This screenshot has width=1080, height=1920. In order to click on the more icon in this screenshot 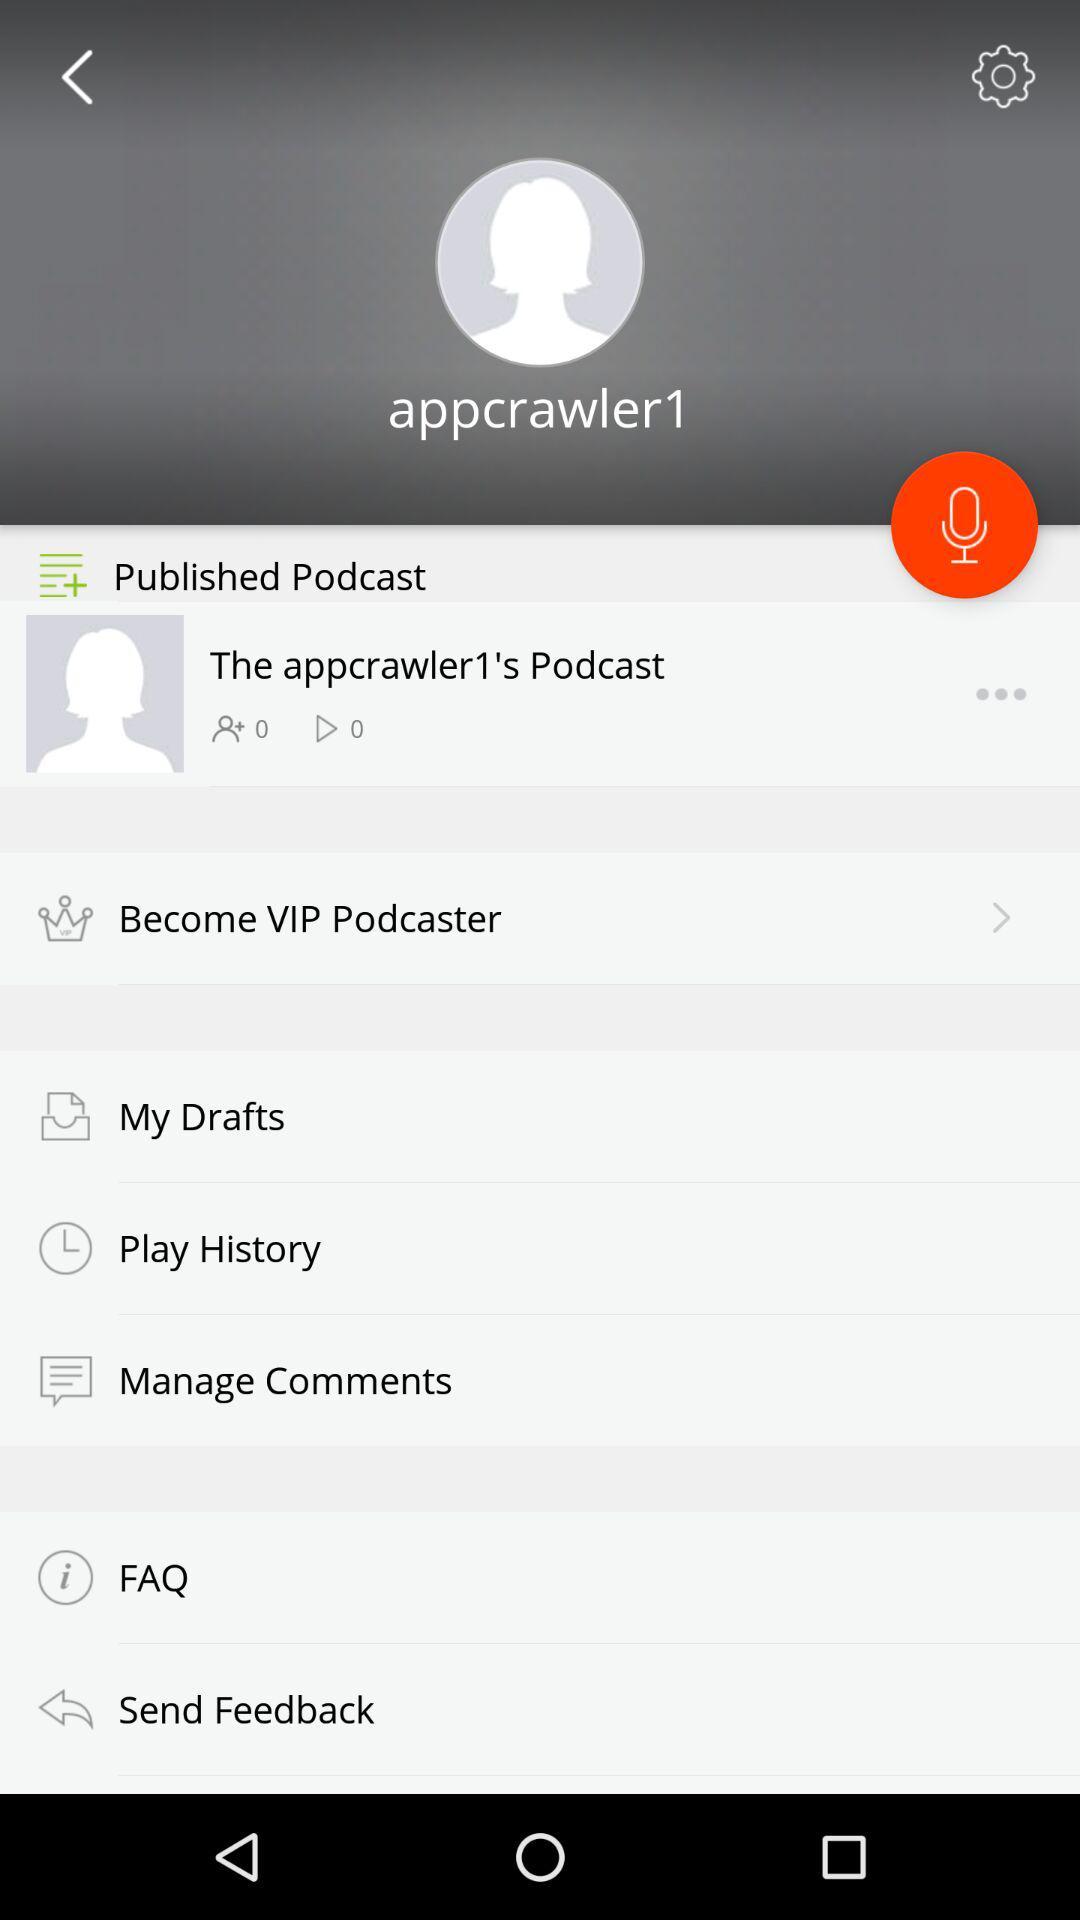, I will do `click(1001, 741)`.